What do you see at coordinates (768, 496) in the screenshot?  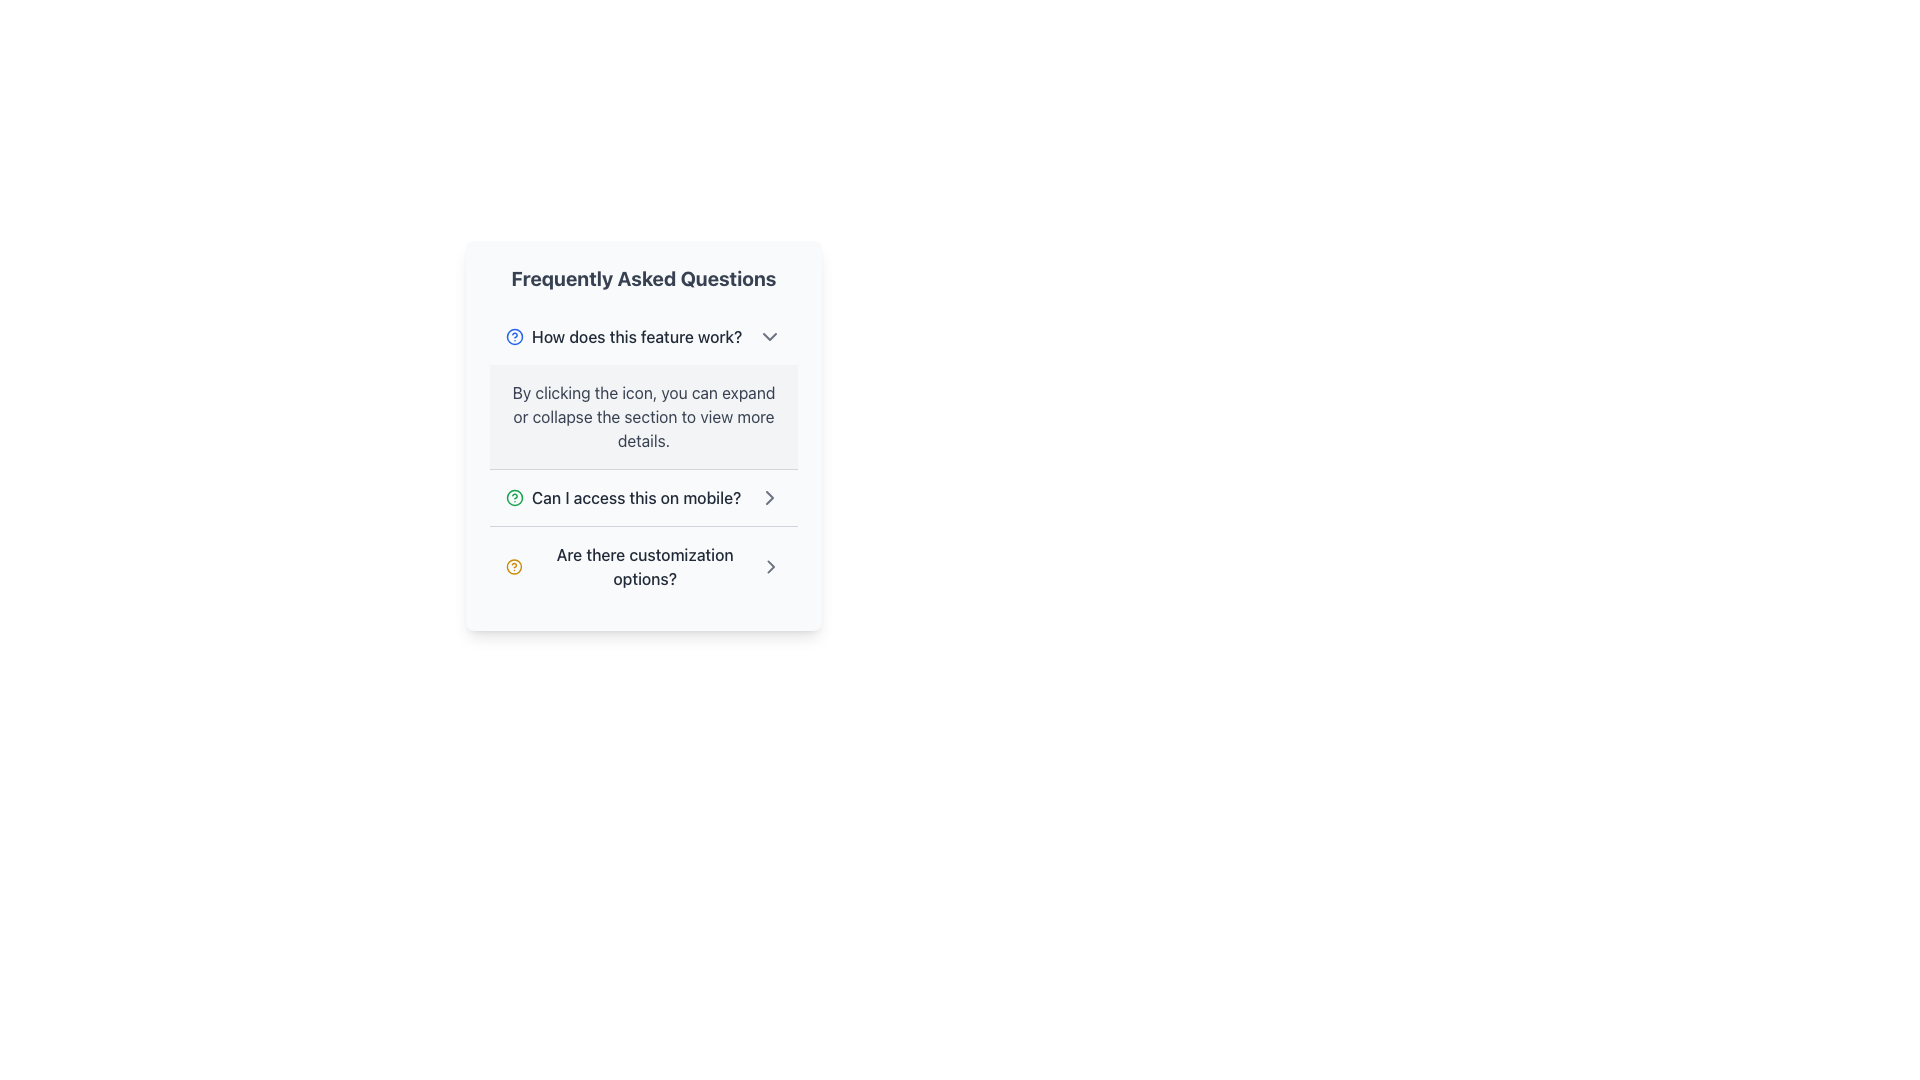 I see `the Chevron icon located to the right of the text 'Can I access this on mobile?' in the 'Frequently Asked Questions' section` at bounding box center [768, 496].